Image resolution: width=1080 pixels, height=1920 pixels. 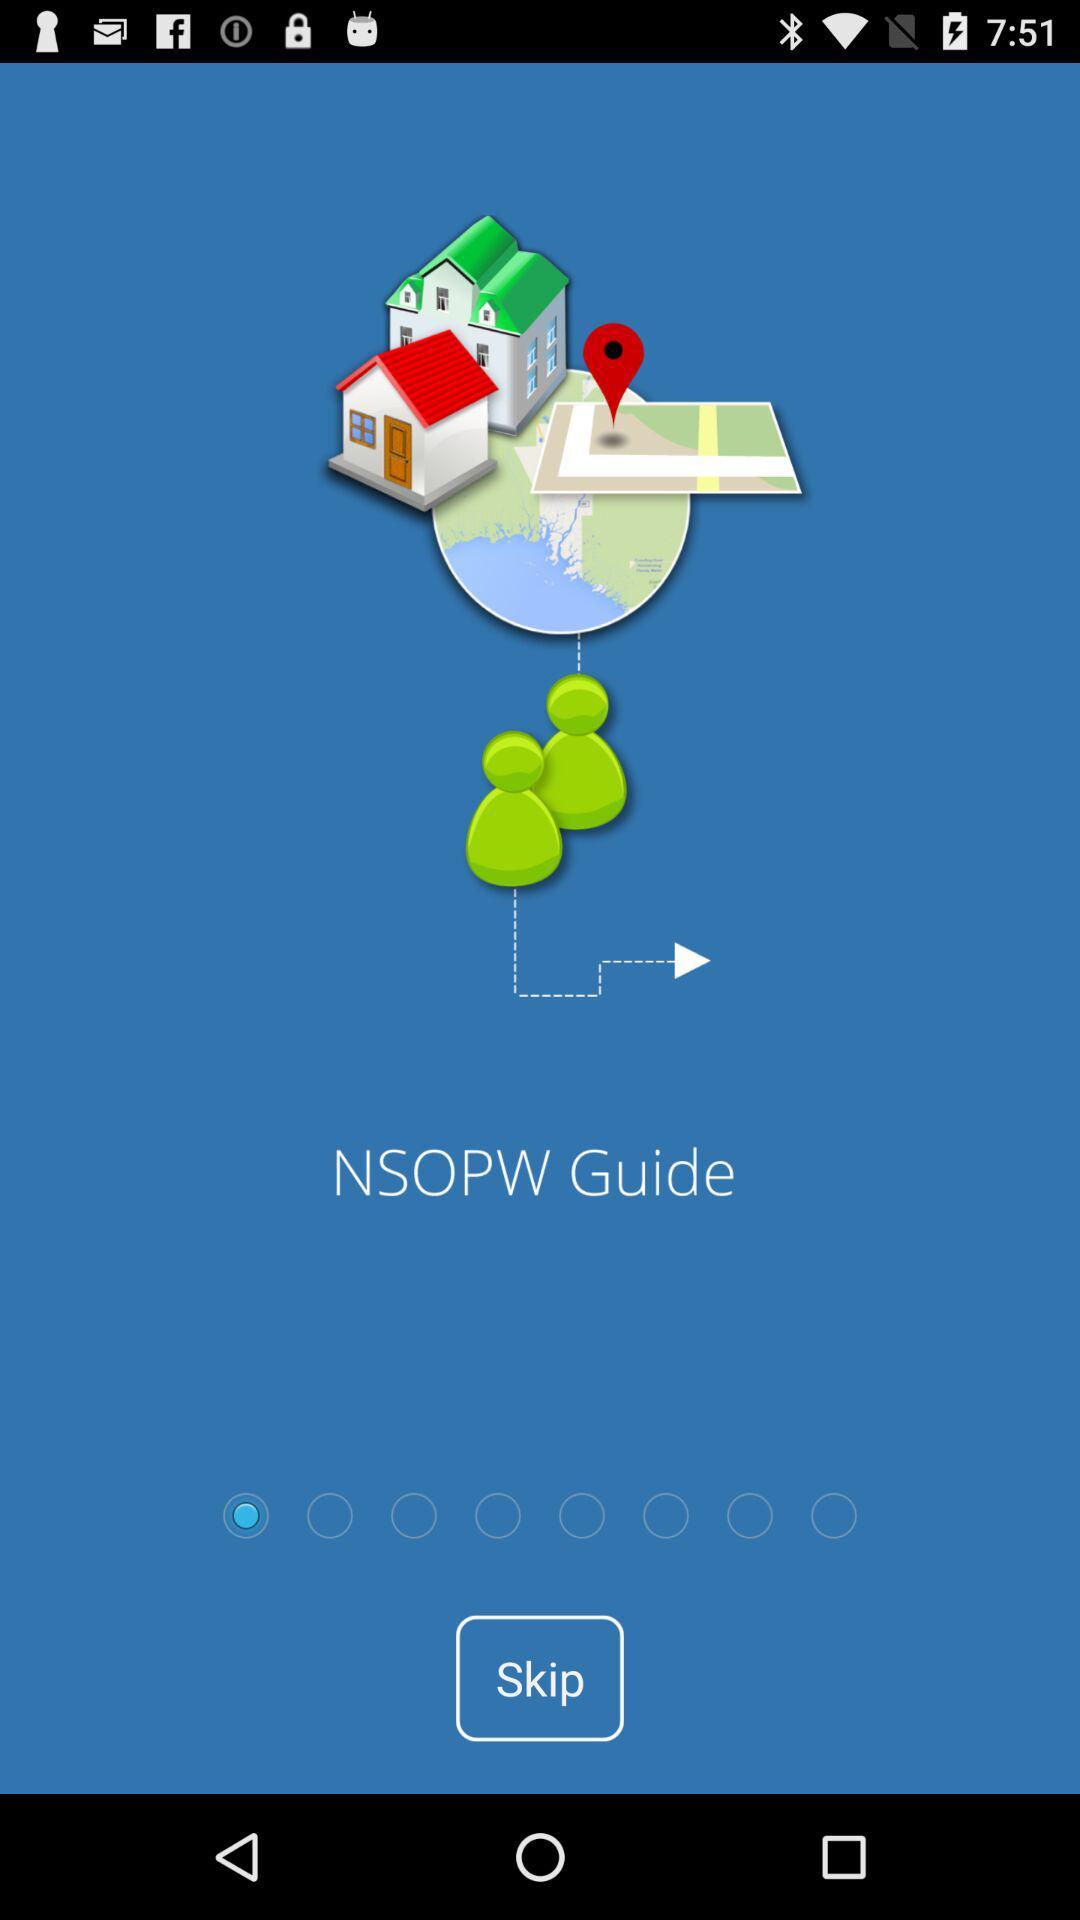 What do you see at coordinates (496, 1515) in the screenshot?
I see `hide` at bounding box center [496, 1515].